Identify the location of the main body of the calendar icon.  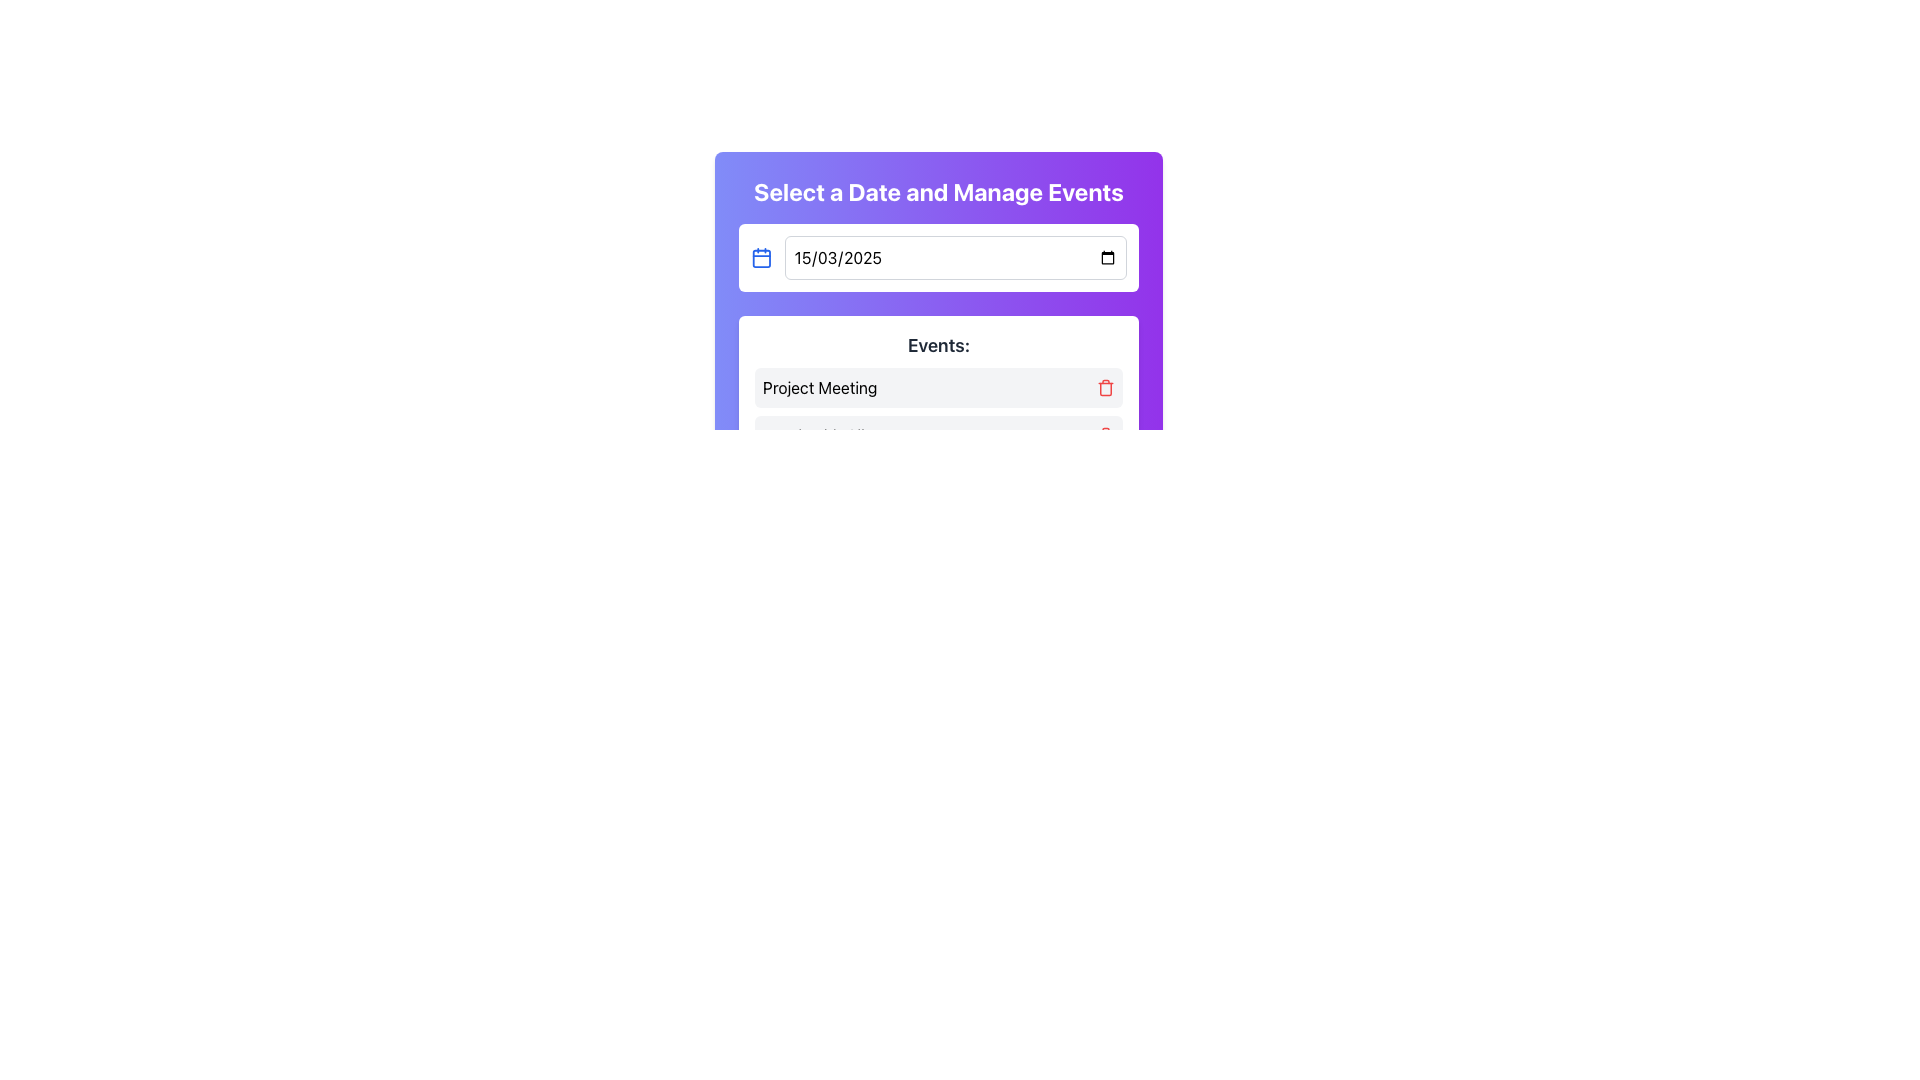
(760, 257).